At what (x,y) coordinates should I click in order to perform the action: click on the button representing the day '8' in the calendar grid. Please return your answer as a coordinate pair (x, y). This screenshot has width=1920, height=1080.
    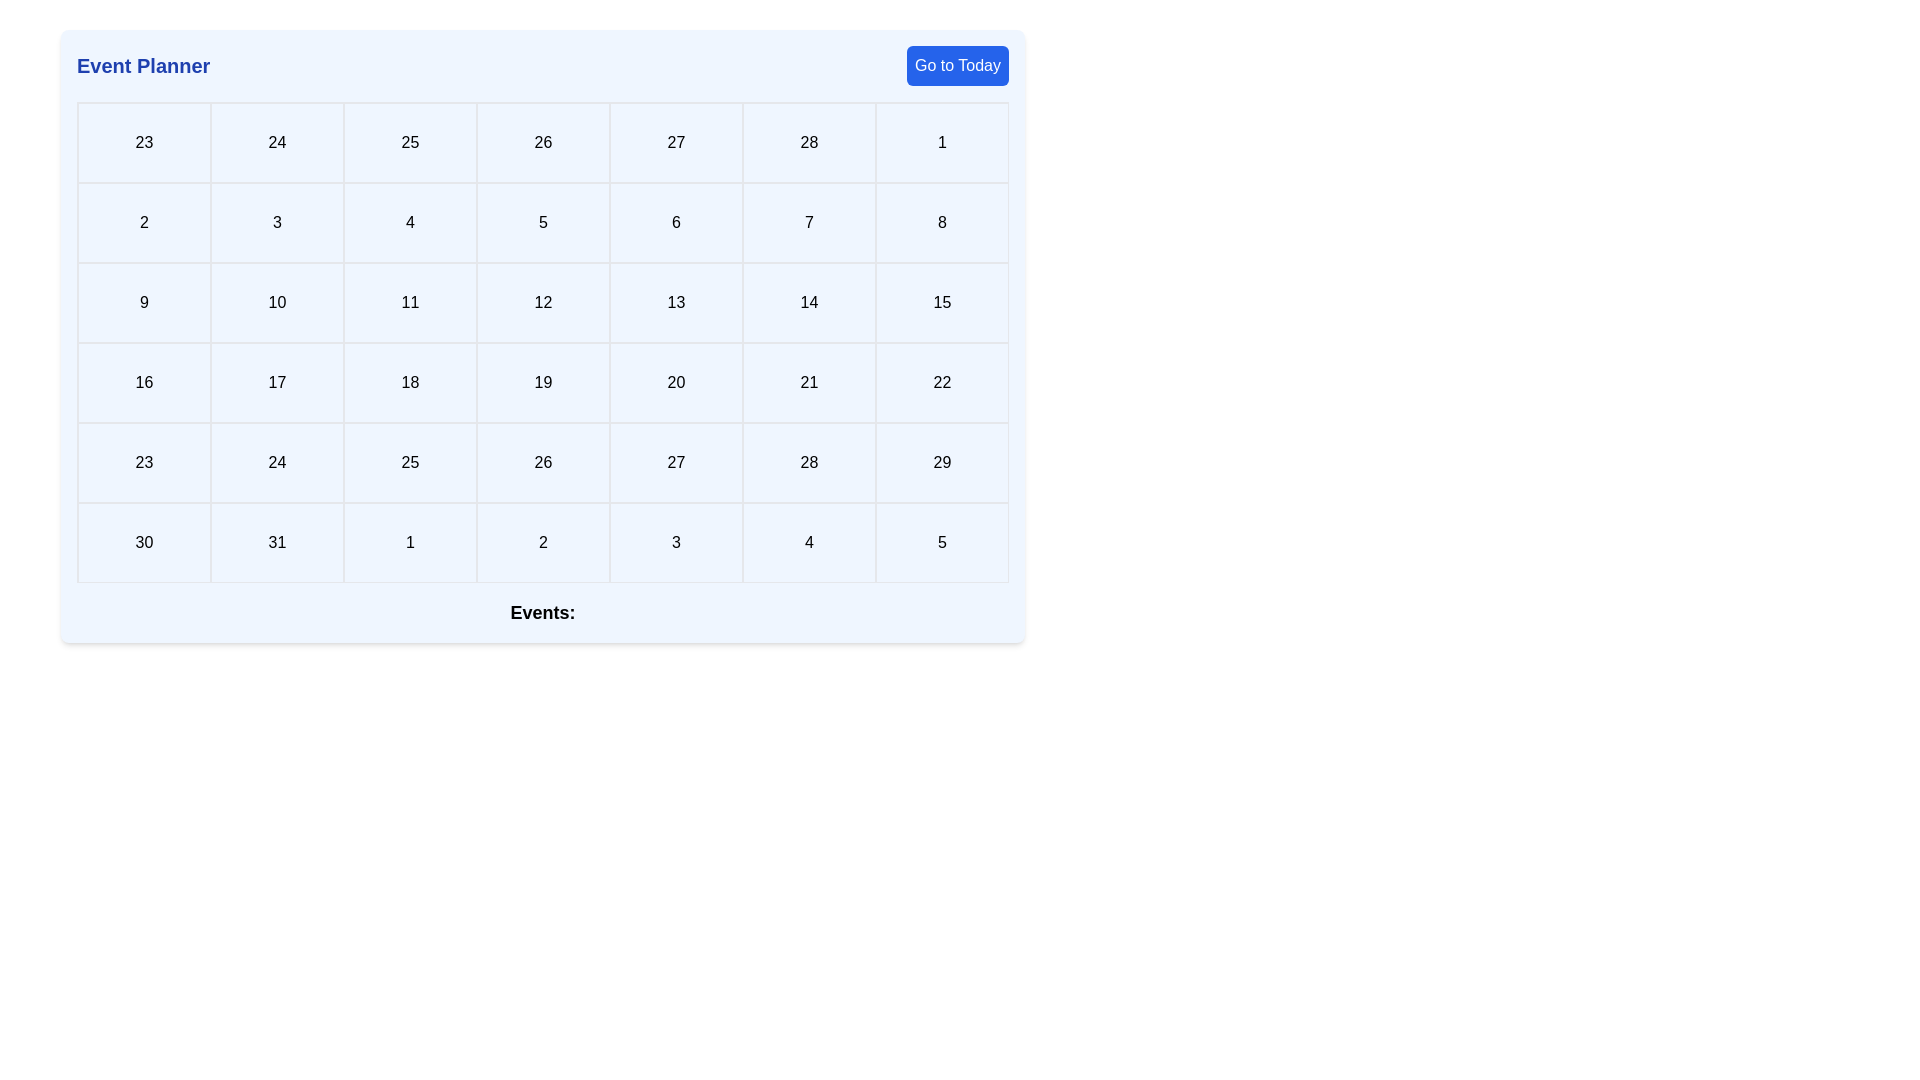
    Looking at the image, I should click on (941, 223).